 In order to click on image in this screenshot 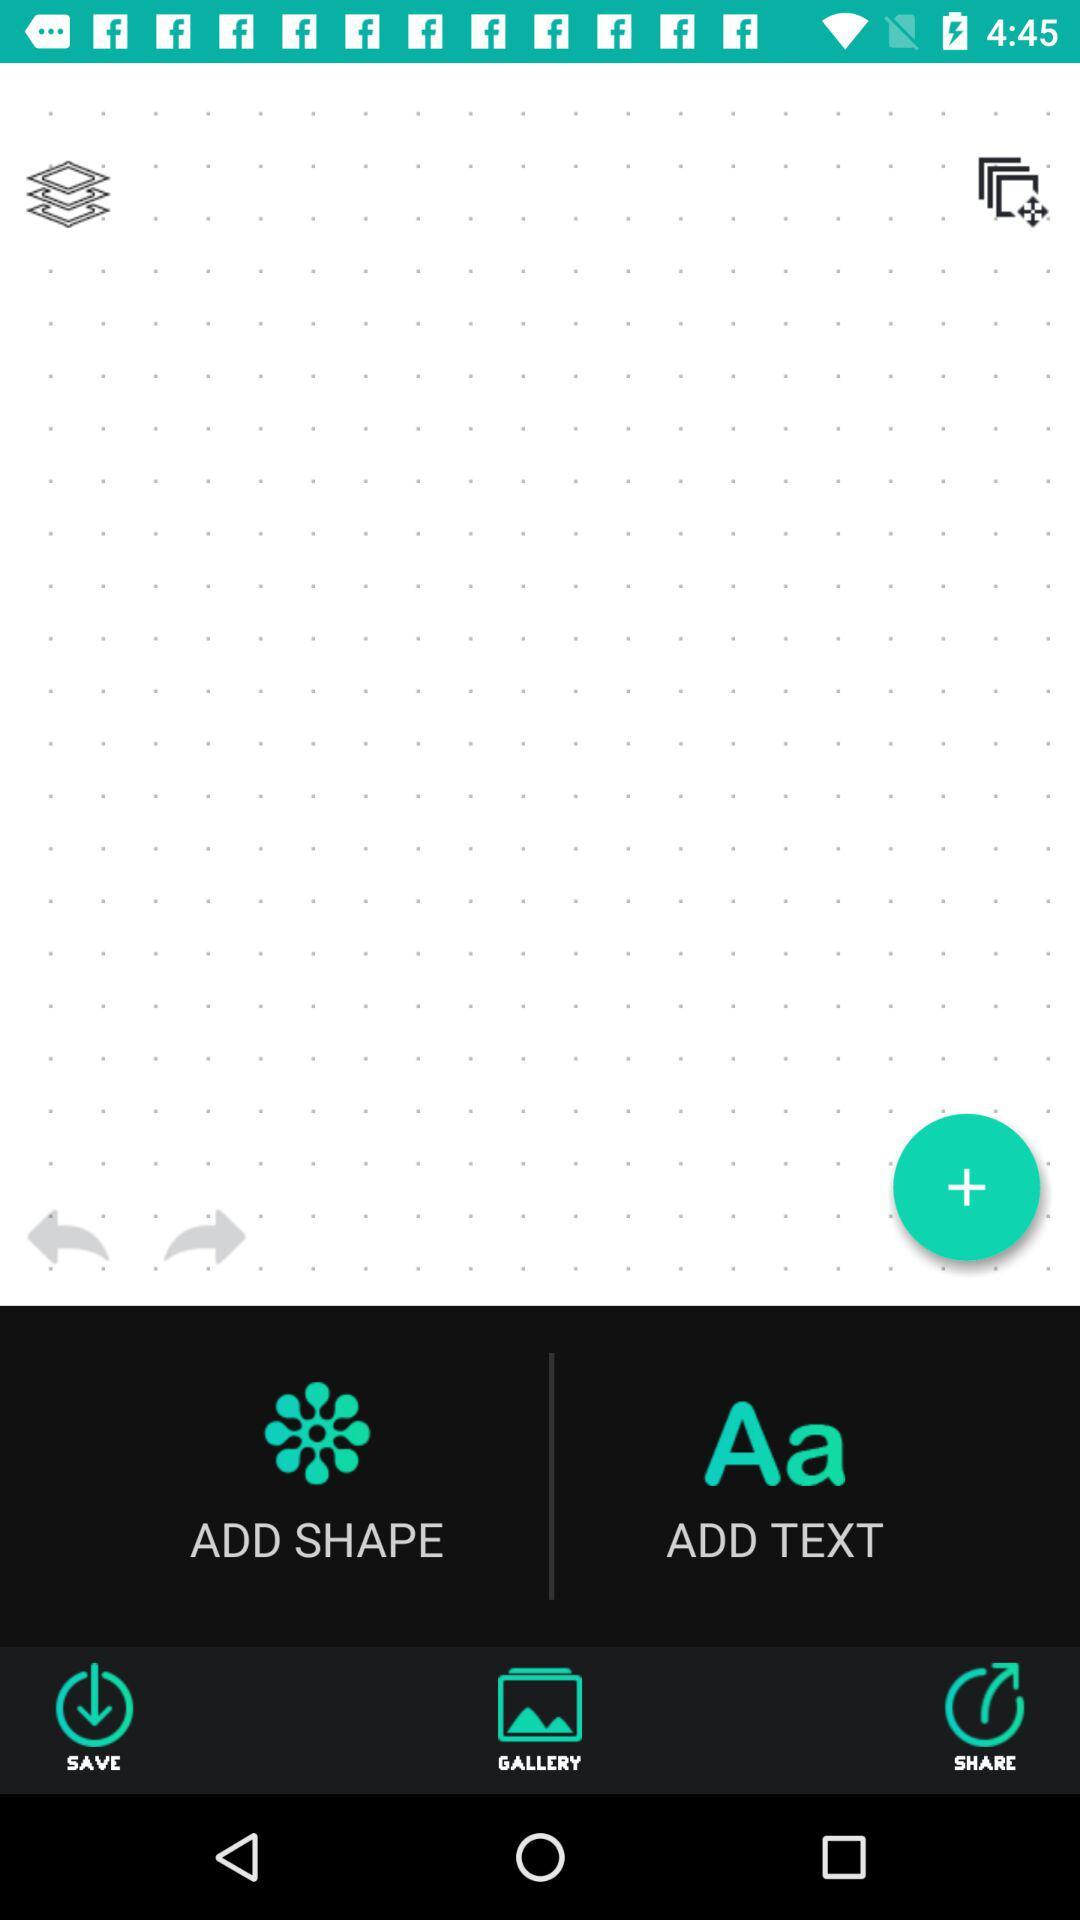, I will do `click(965, 1187)`.